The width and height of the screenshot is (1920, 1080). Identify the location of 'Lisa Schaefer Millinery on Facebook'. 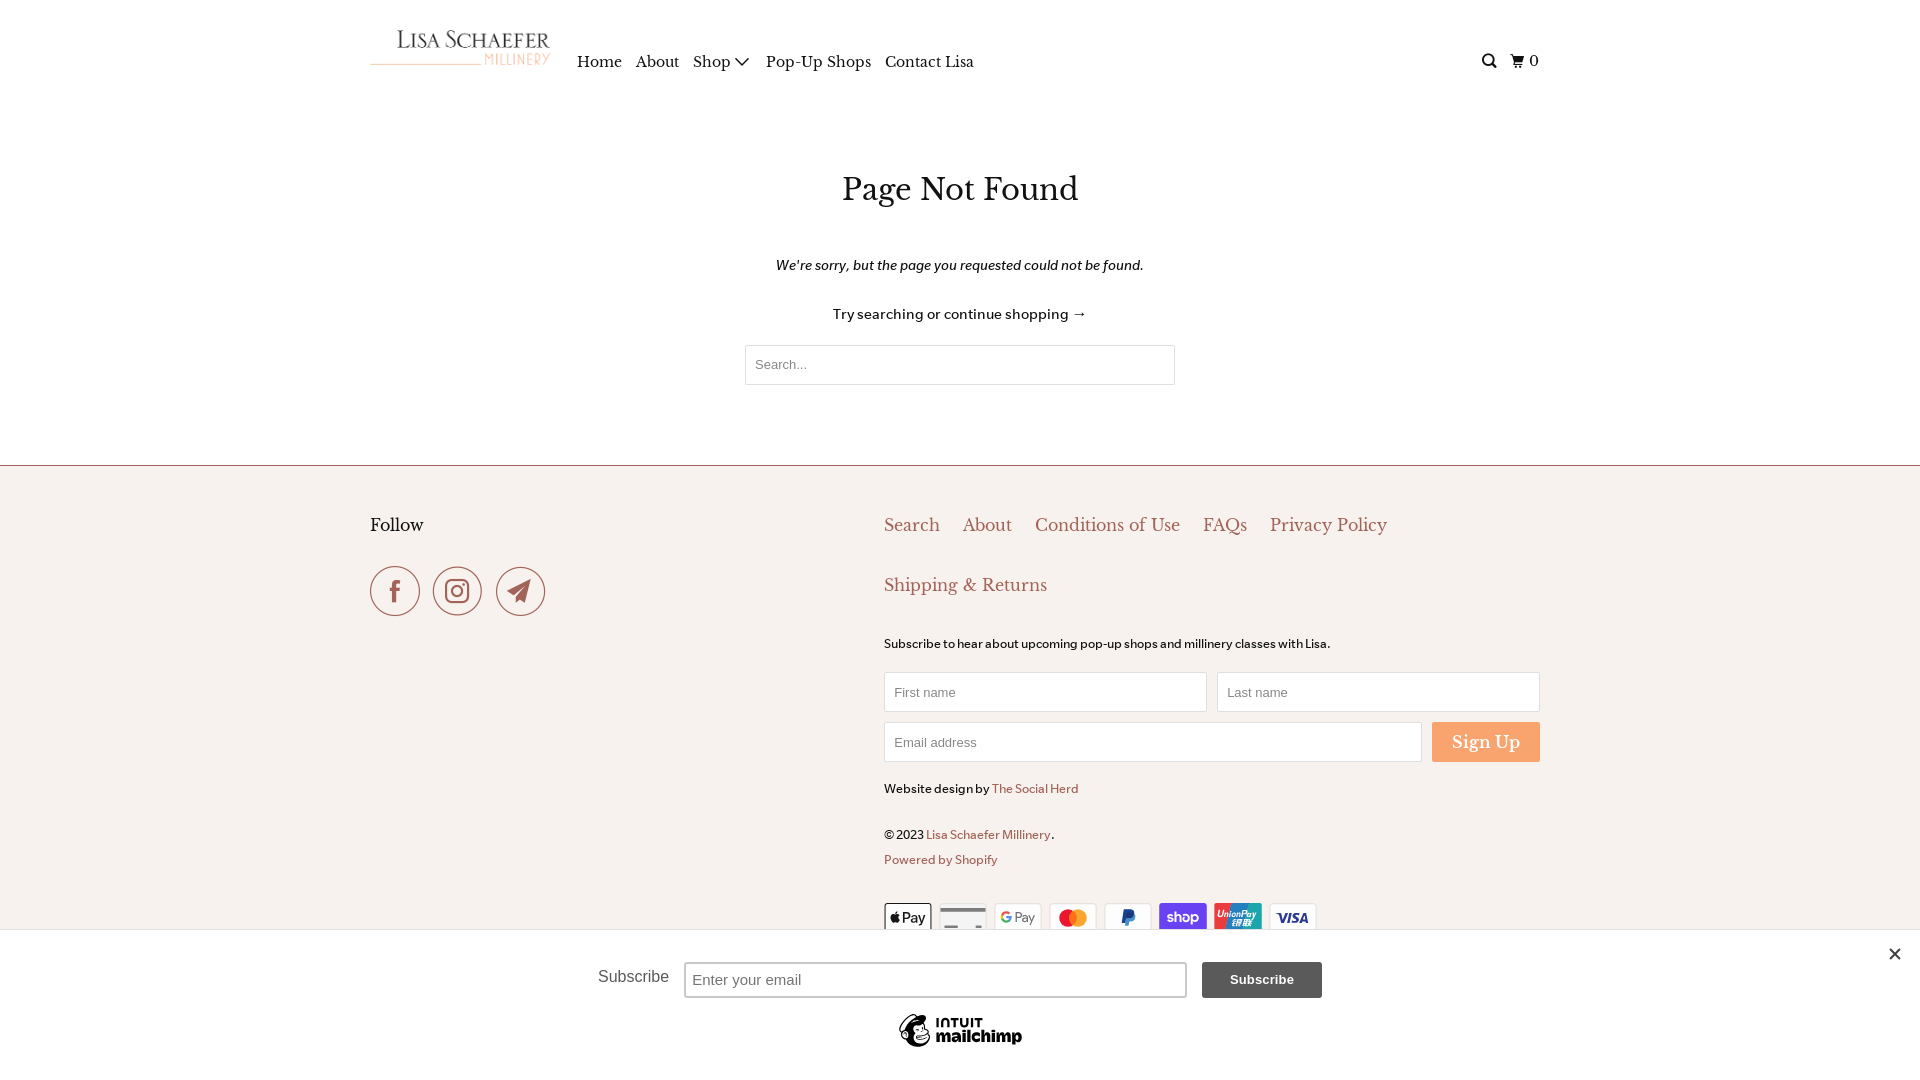
(399, 589).